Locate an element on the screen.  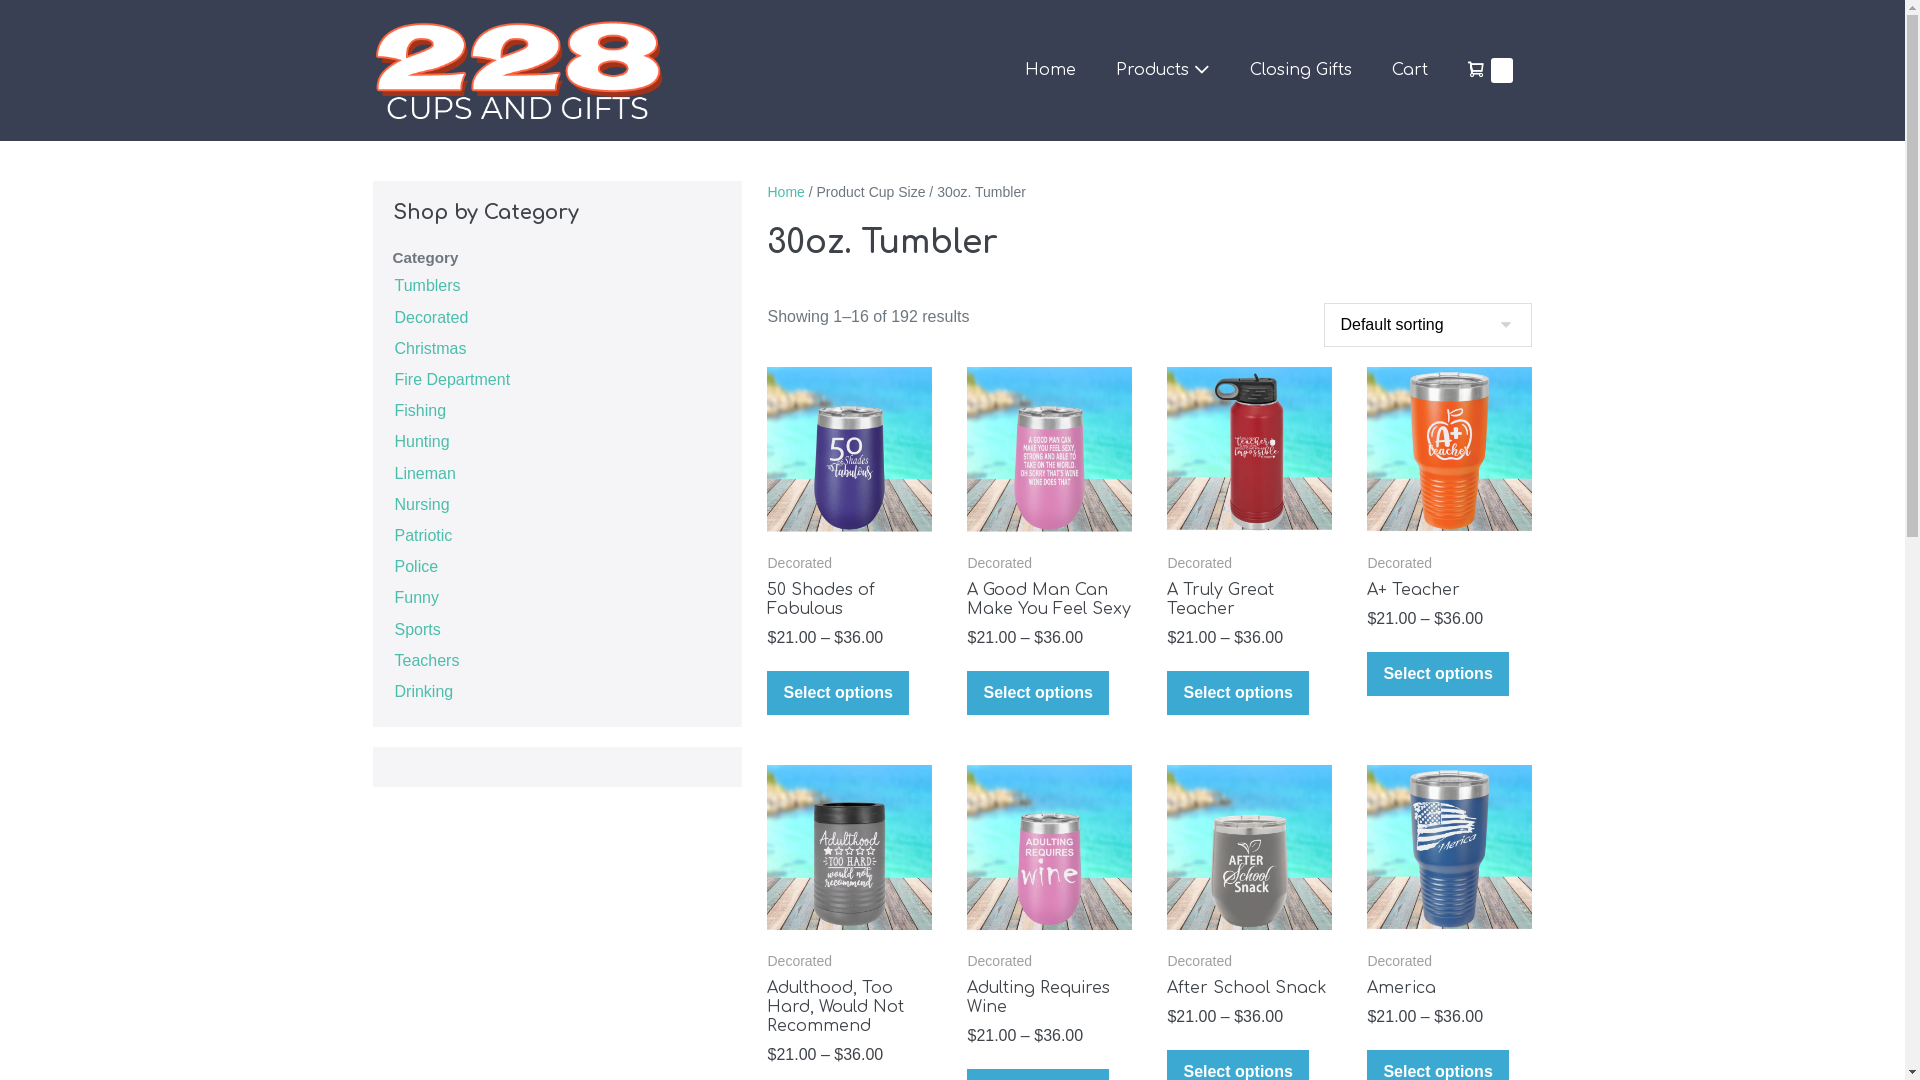
'50 Shades of Fabulous' is located at coordinates (849, 599).